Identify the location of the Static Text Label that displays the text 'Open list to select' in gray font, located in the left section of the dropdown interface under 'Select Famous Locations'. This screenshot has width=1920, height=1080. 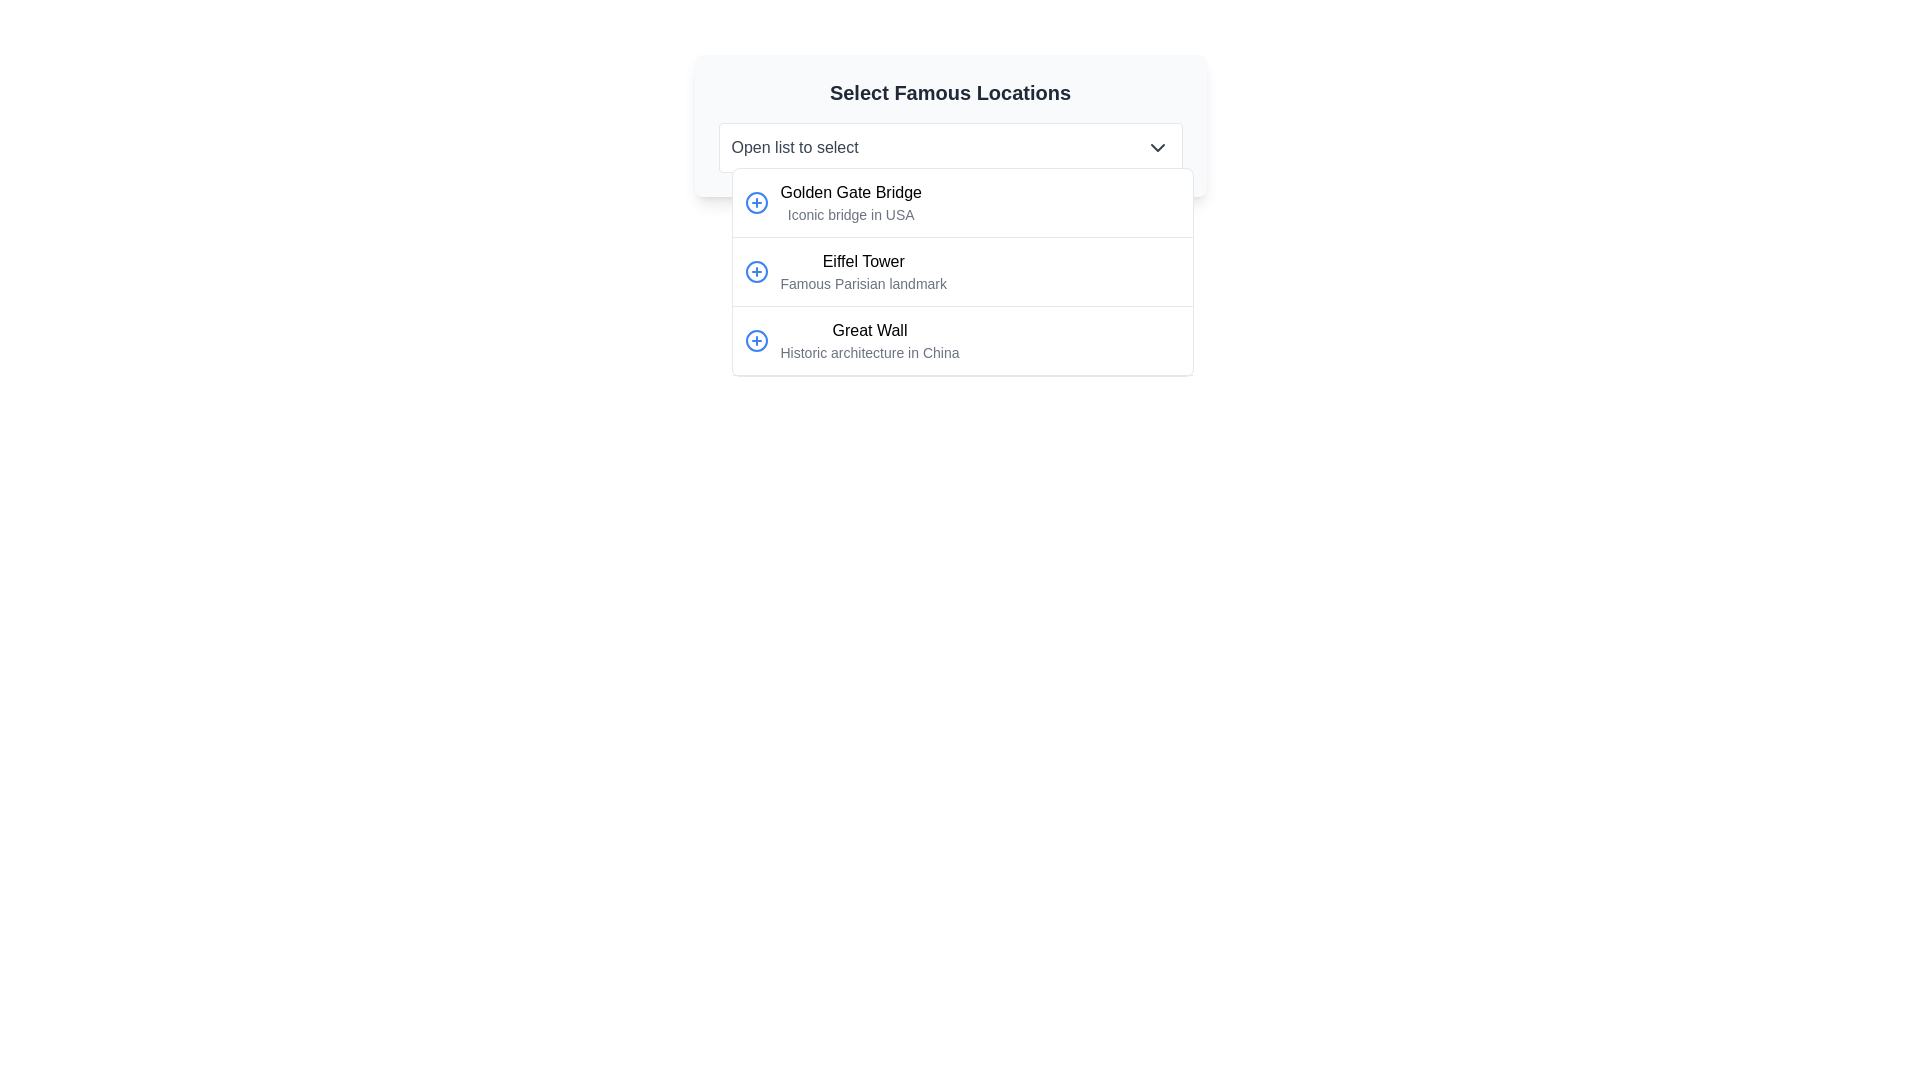
(794, 146).